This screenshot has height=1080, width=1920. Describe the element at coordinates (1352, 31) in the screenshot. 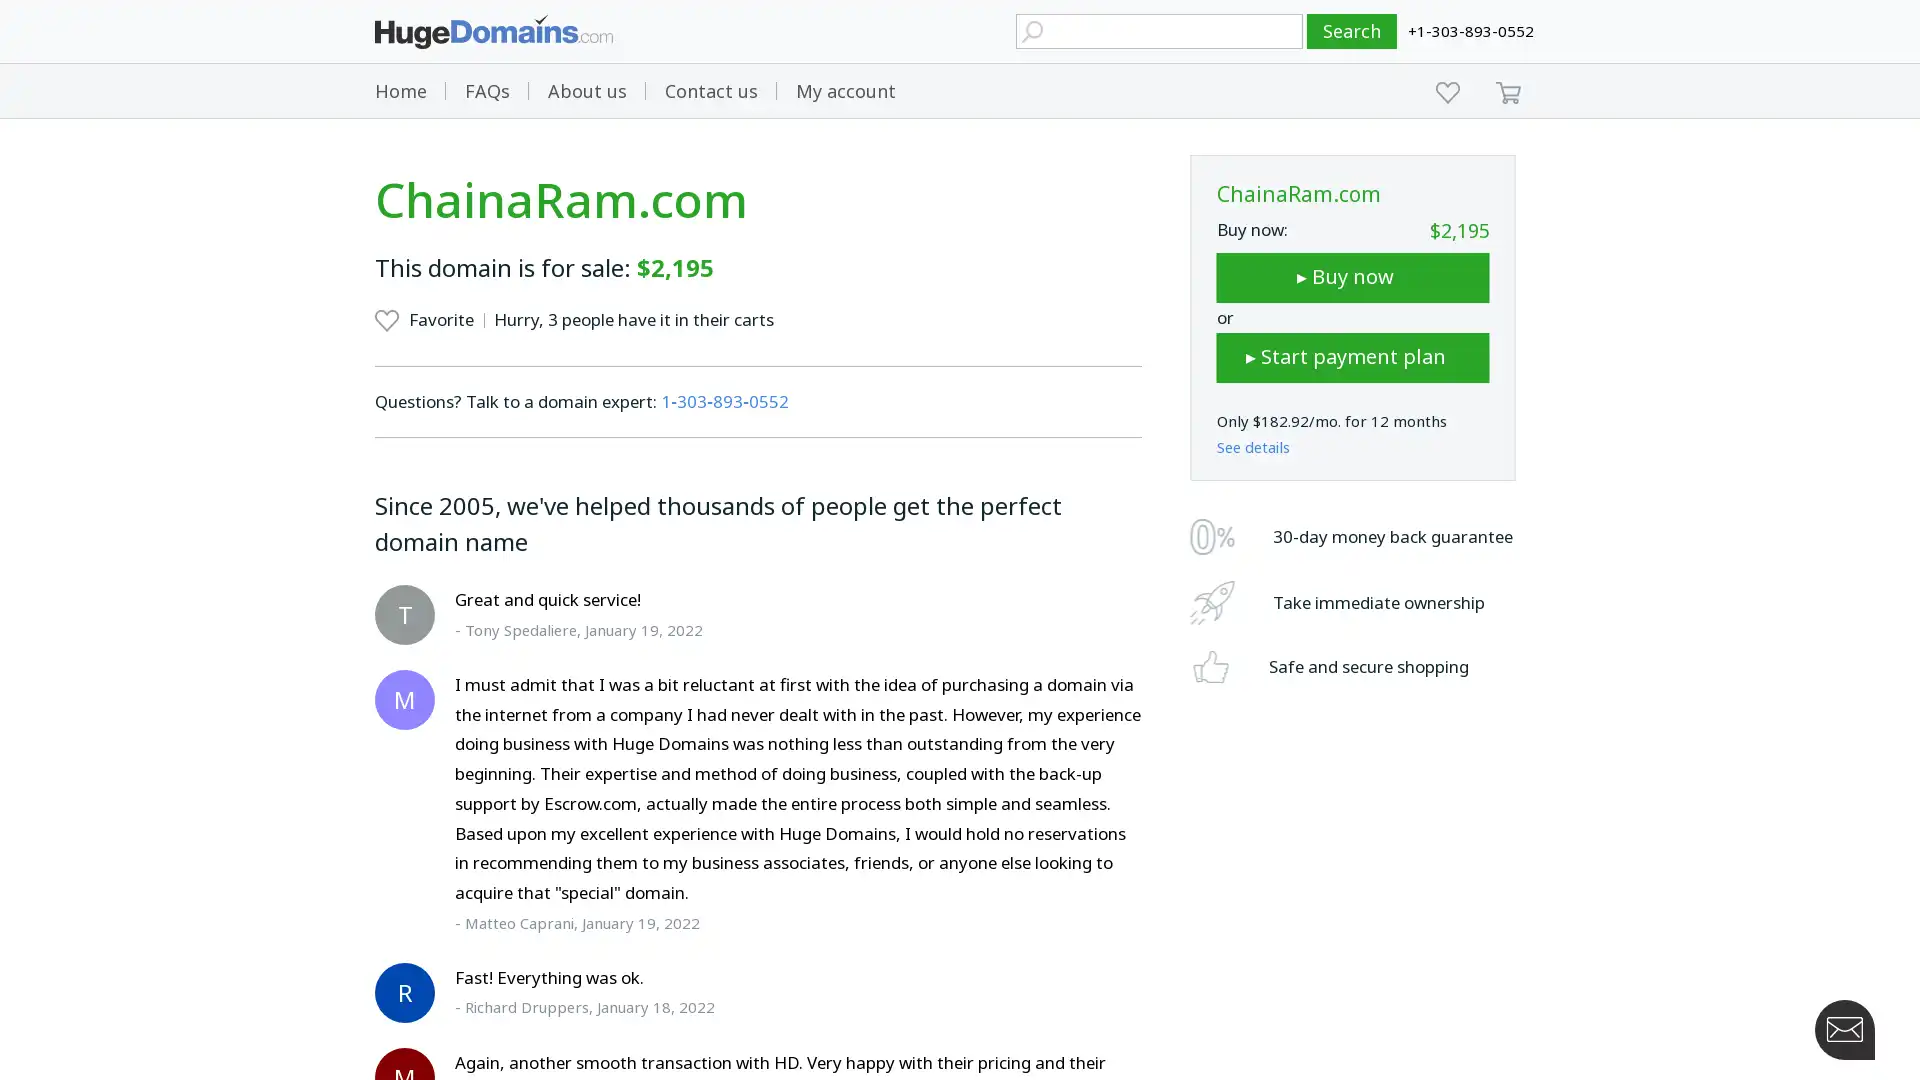

I see `Search` at that location.